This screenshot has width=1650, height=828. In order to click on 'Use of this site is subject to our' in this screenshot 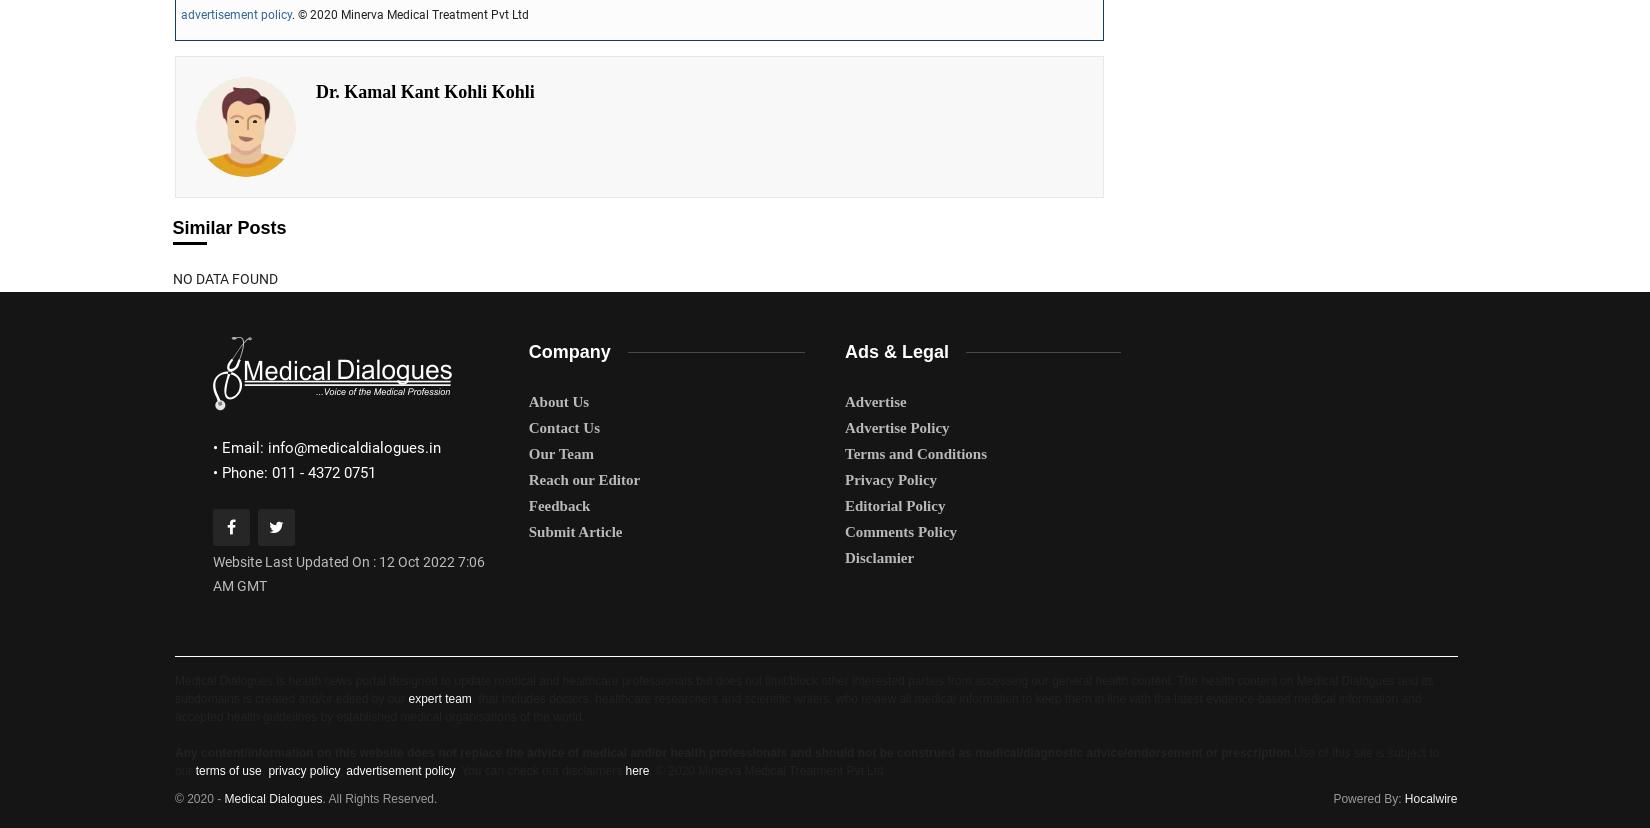, I will do `click(806, 761)`.